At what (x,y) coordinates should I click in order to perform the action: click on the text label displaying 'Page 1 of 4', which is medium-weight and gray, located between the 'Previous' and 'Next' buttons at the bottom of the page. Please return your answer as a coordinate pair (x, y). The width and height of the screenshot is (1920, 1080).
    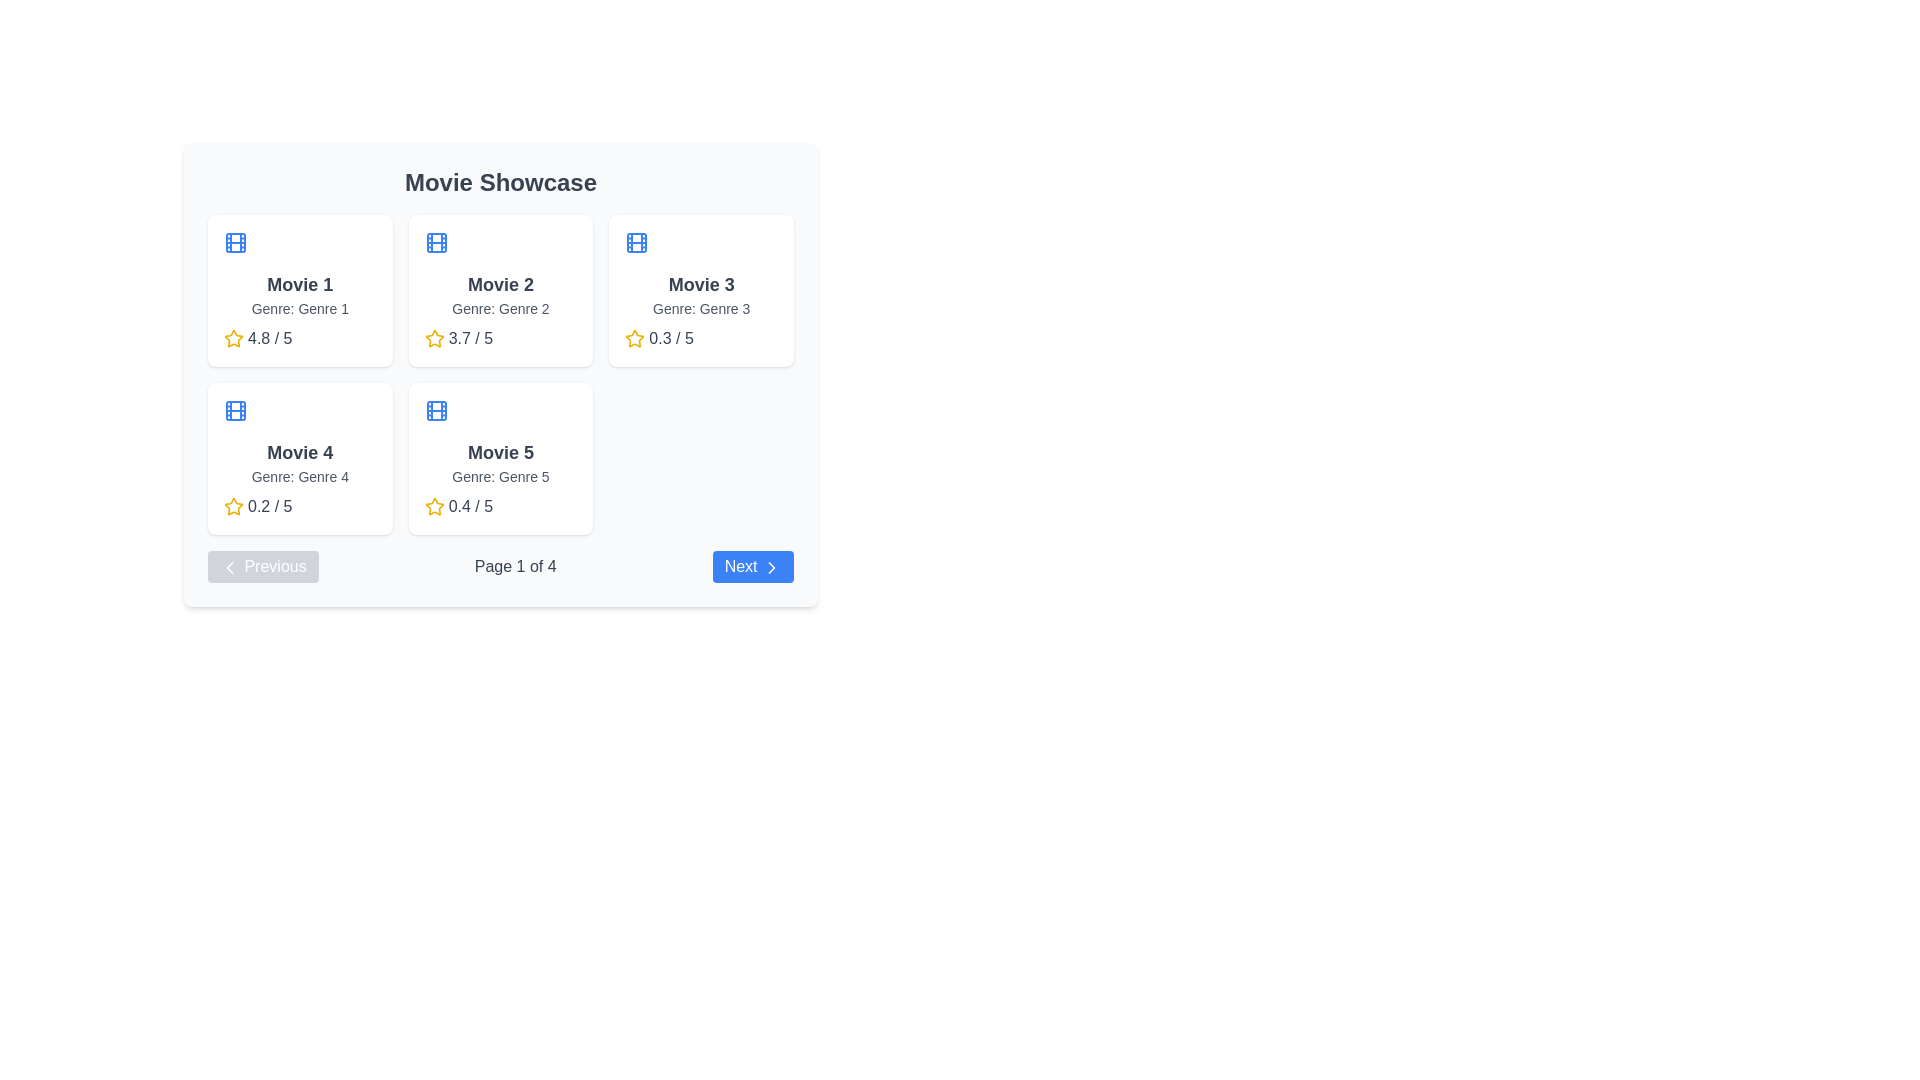
    Looking at the image, I should click on (515, 567).